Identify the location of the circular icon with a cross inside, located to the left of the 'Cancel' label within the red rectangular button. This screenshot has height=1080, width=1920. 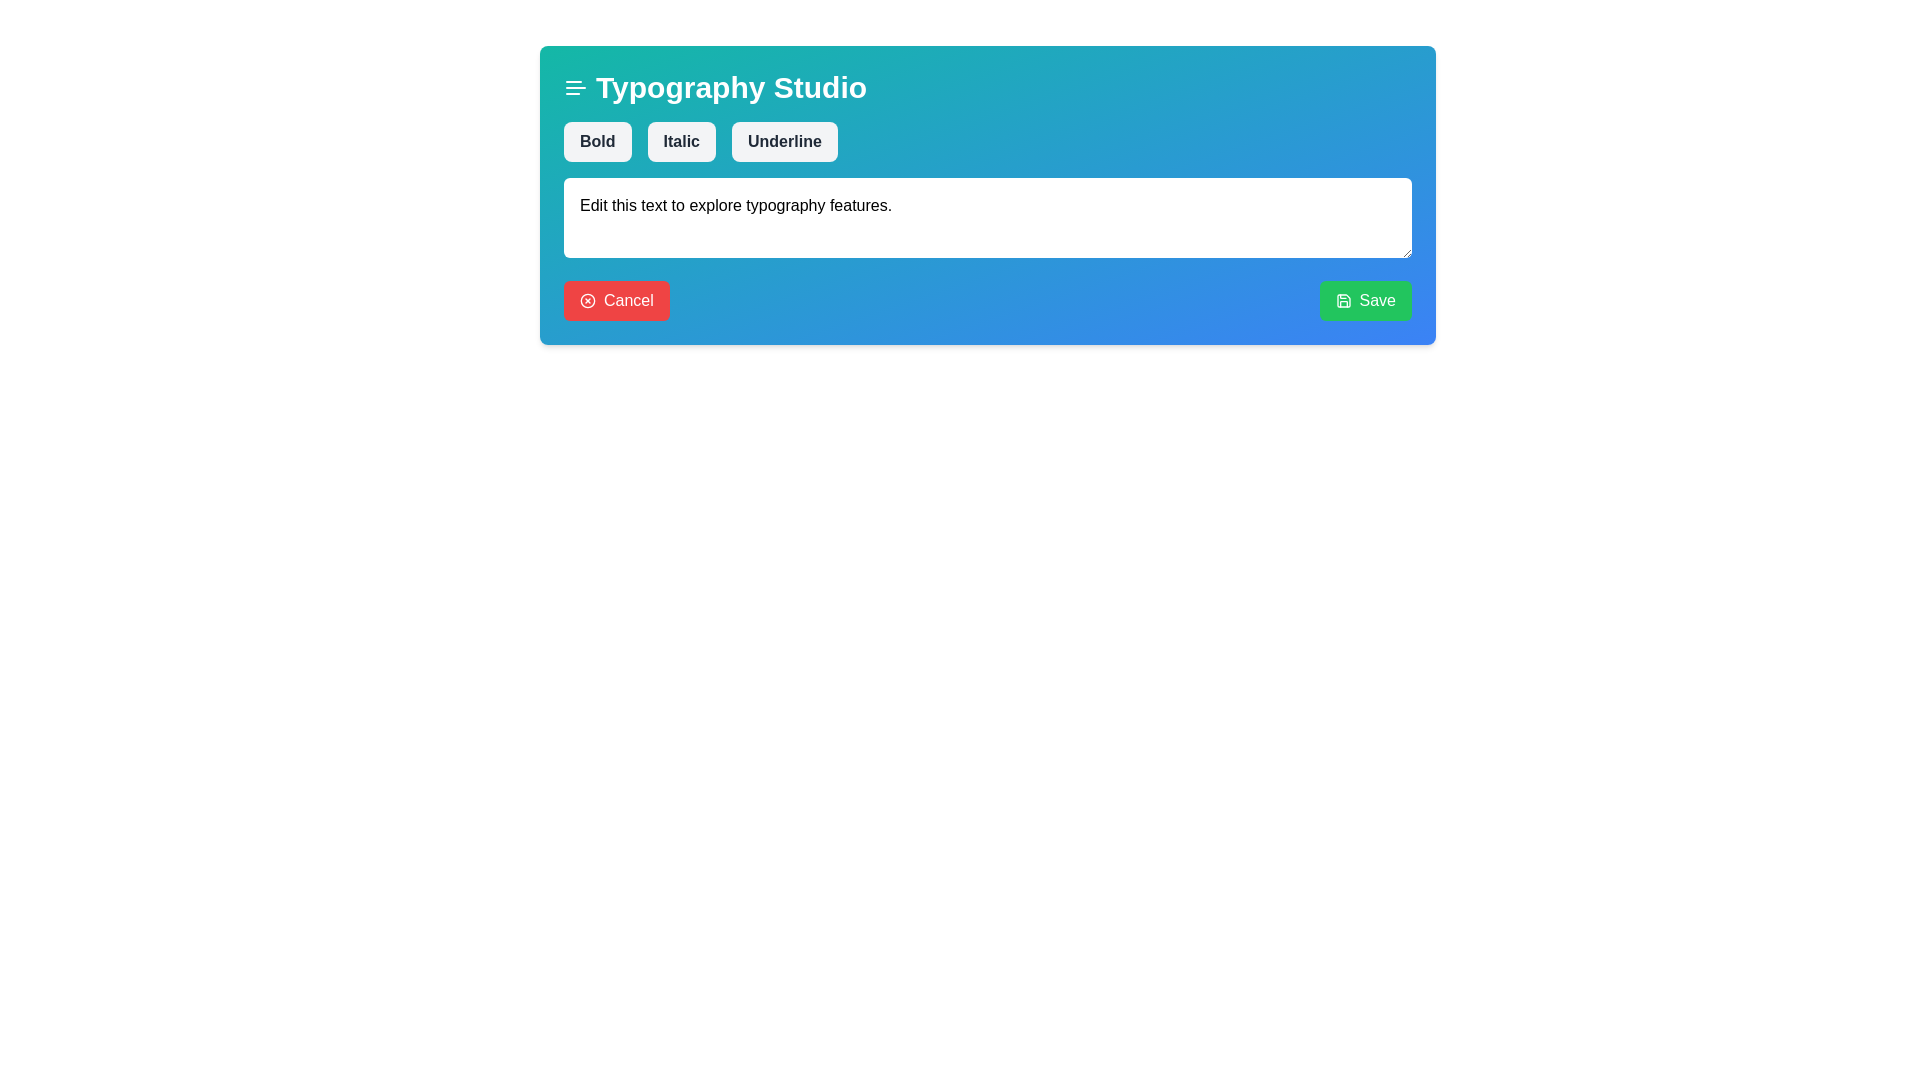
(587, 300).